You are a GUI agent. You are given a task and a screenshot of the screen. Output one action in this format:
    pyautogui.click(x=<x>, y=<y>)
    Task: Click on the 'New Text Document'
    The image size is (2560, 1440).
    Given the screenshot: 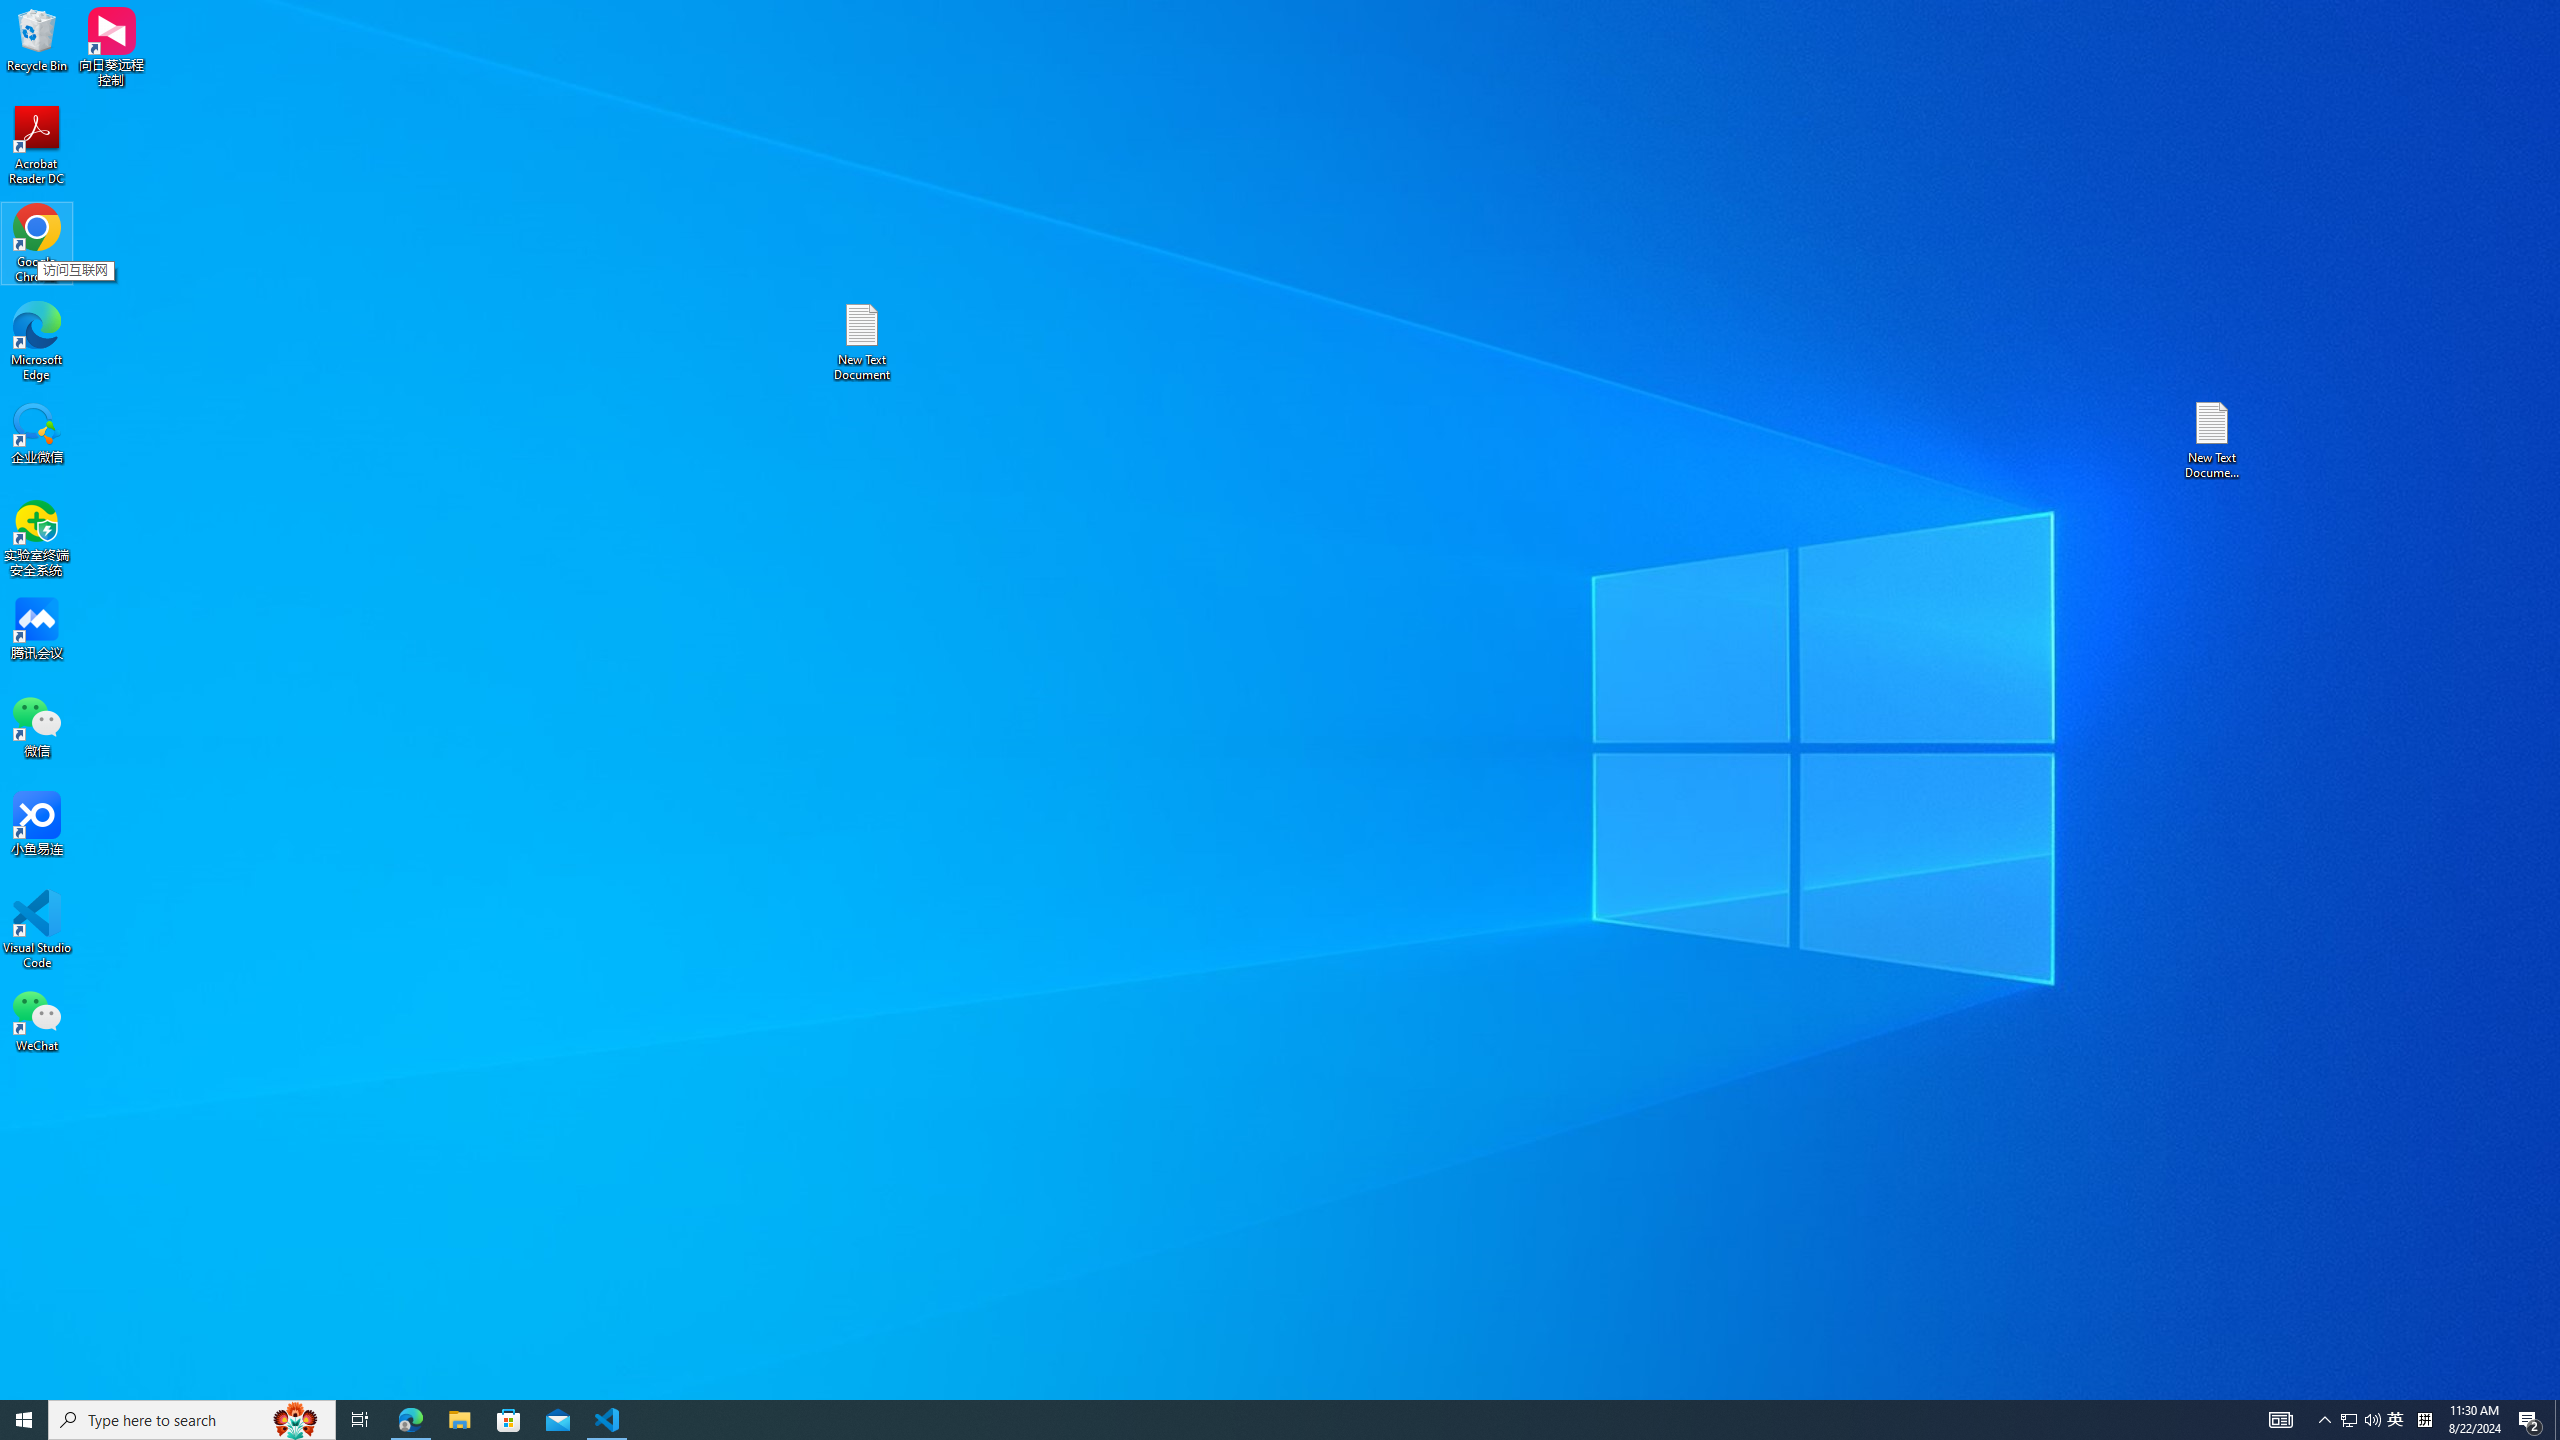 What is the action you would take?
    pyautogui.click(x=860, y=341)
    